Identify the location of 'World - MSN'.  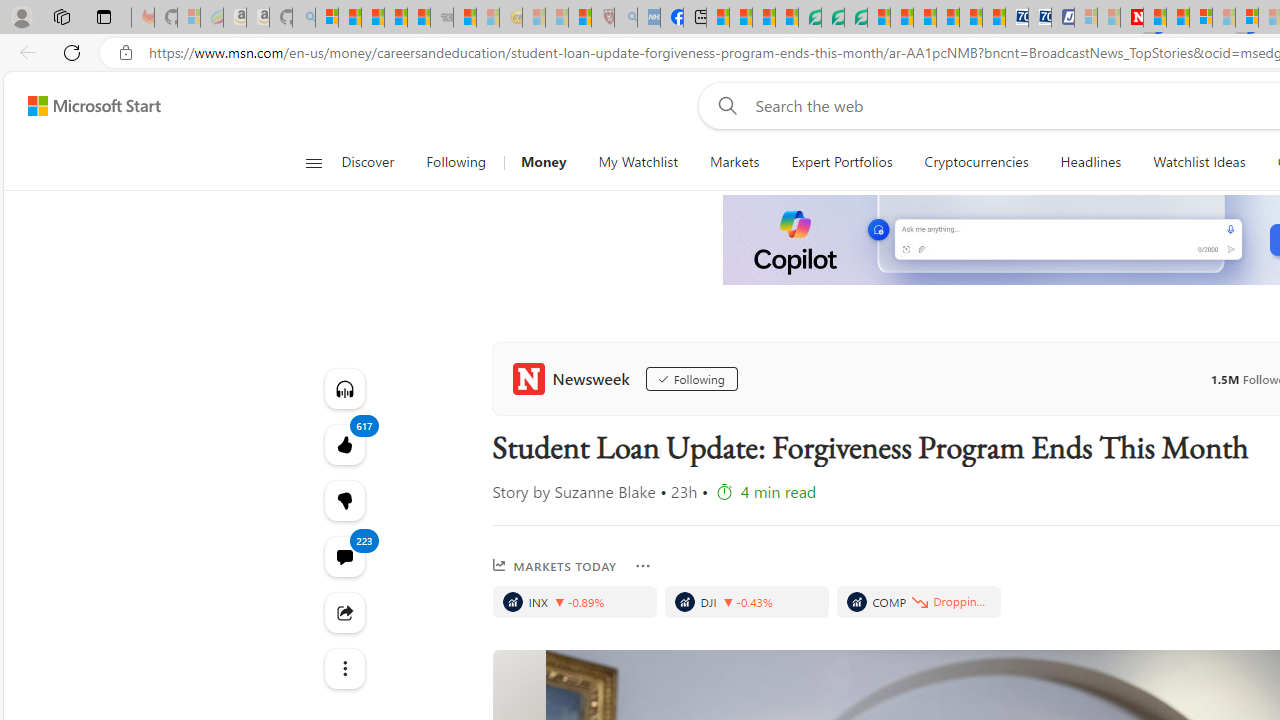
(762, 17).